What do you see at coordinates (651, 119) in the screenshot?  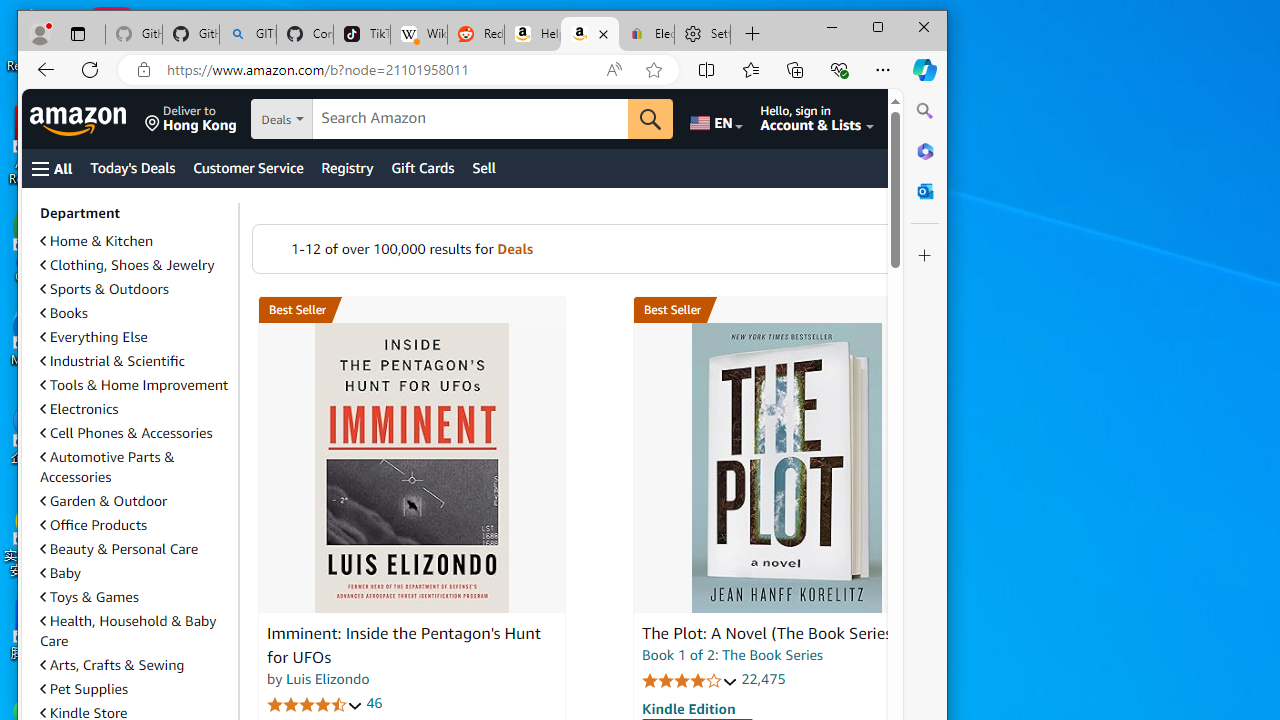 I see `'Go'` at bounding box center [651, 119].